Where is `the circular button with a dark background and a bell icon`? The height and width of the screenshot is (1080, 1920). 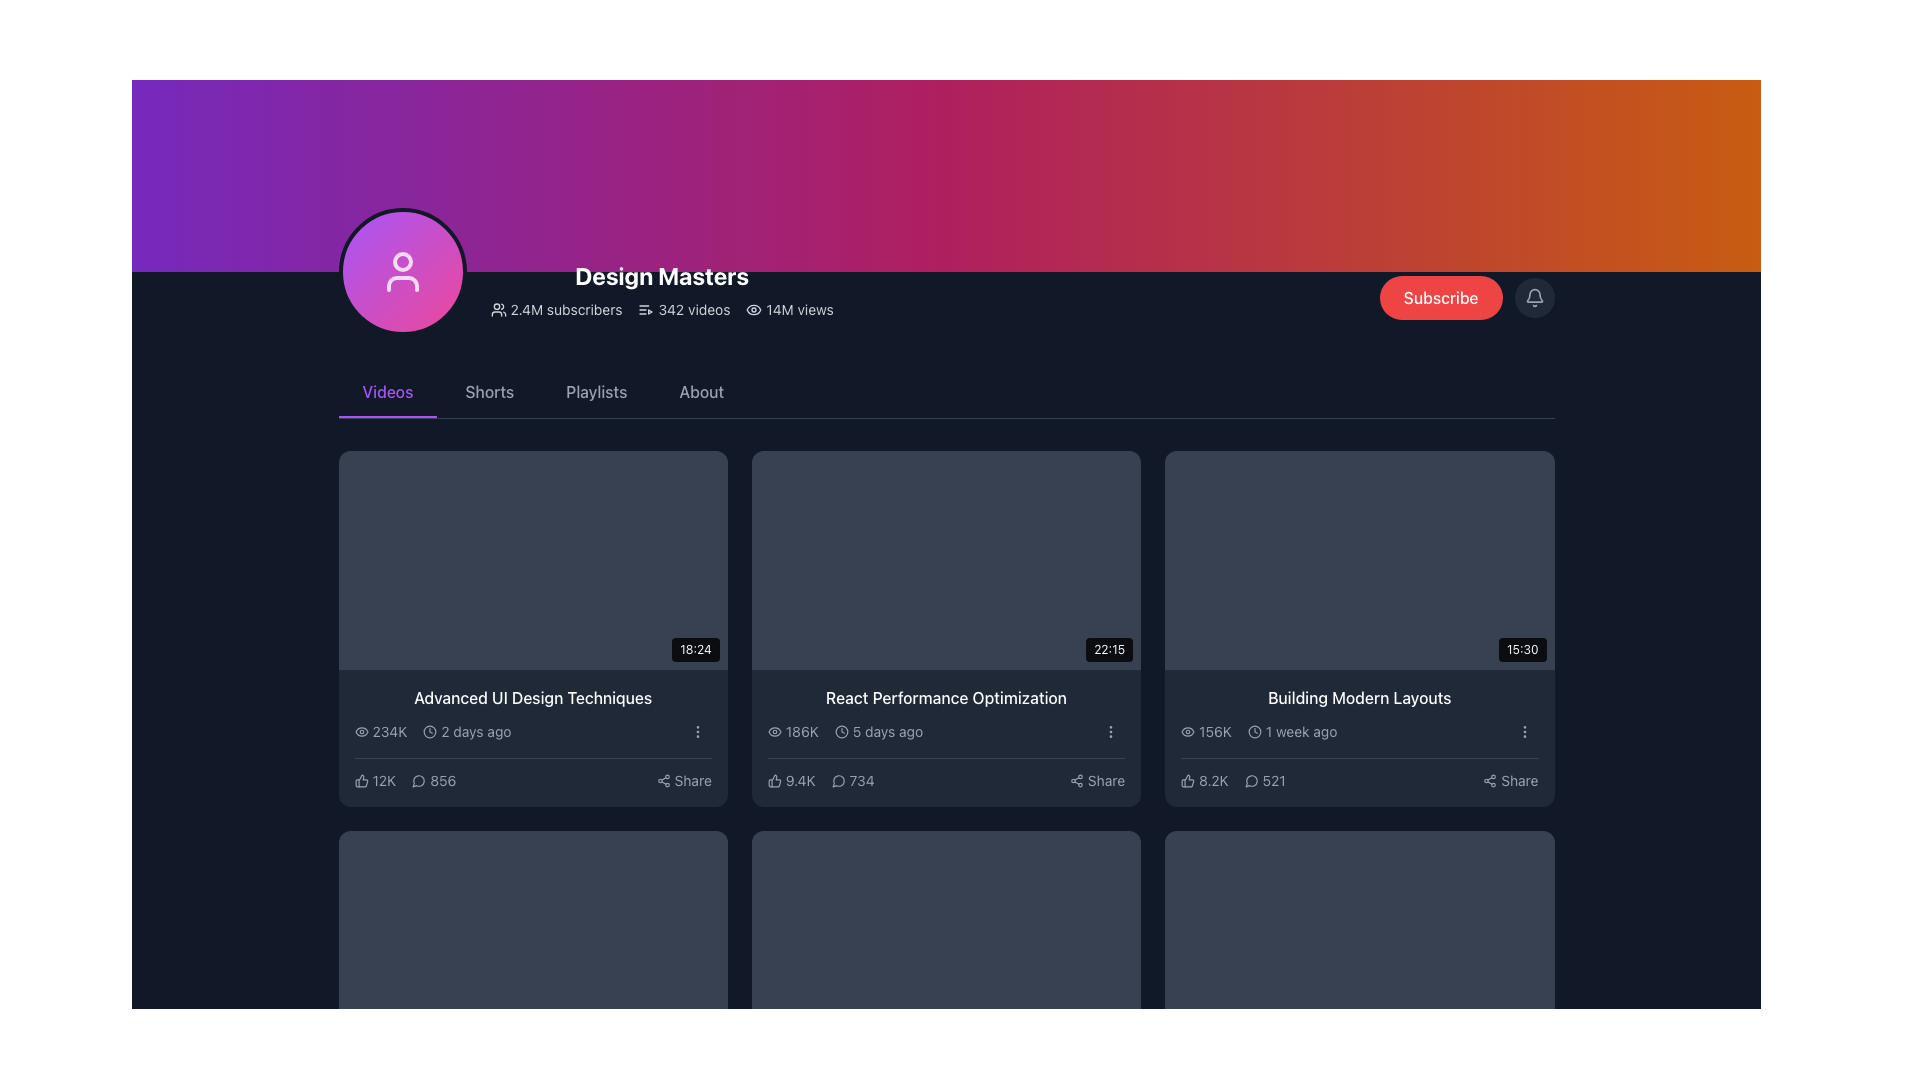 the circular button with a dark background and a bell icon is located at coordinates (1533, 297).